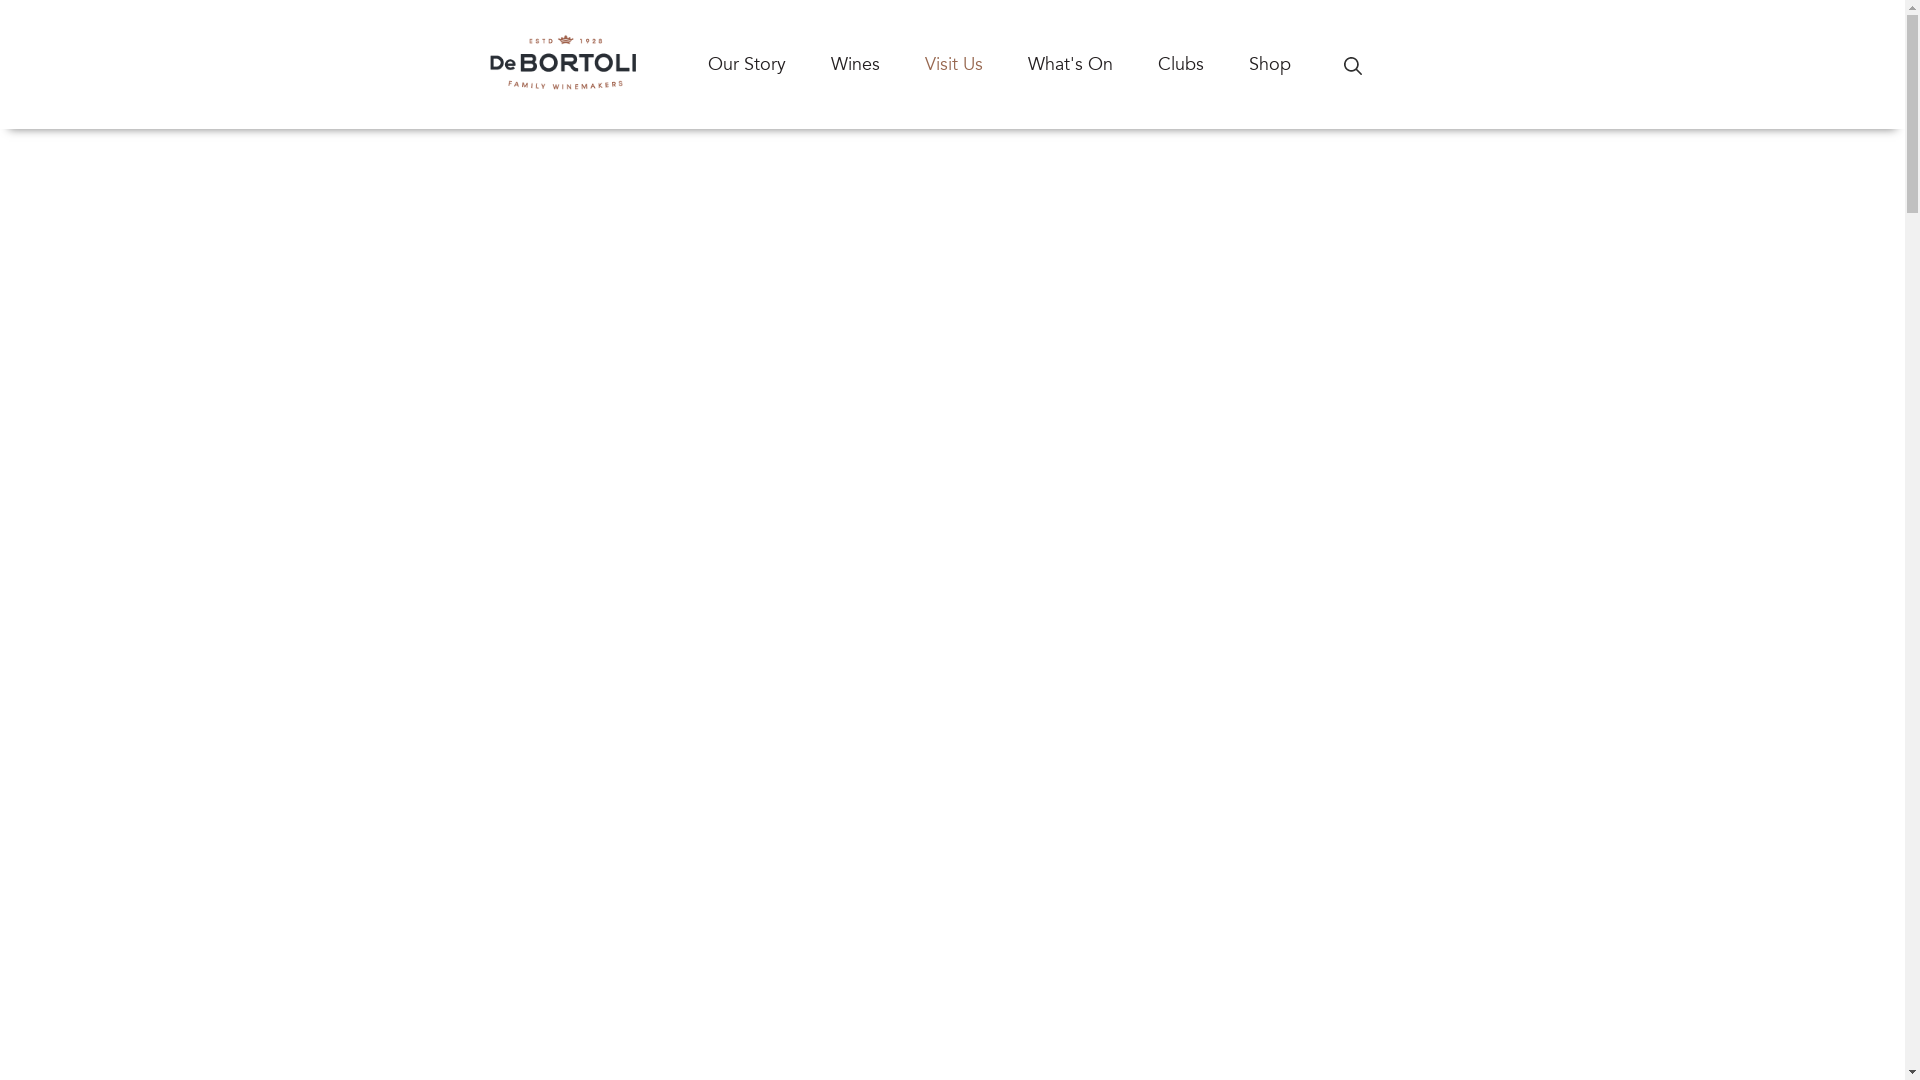 The image size is (1920, 1080). What do you see at coordinates (1291, 63) in the screenshot?
I see `'Shop'` at bounding box center [1291, 63].